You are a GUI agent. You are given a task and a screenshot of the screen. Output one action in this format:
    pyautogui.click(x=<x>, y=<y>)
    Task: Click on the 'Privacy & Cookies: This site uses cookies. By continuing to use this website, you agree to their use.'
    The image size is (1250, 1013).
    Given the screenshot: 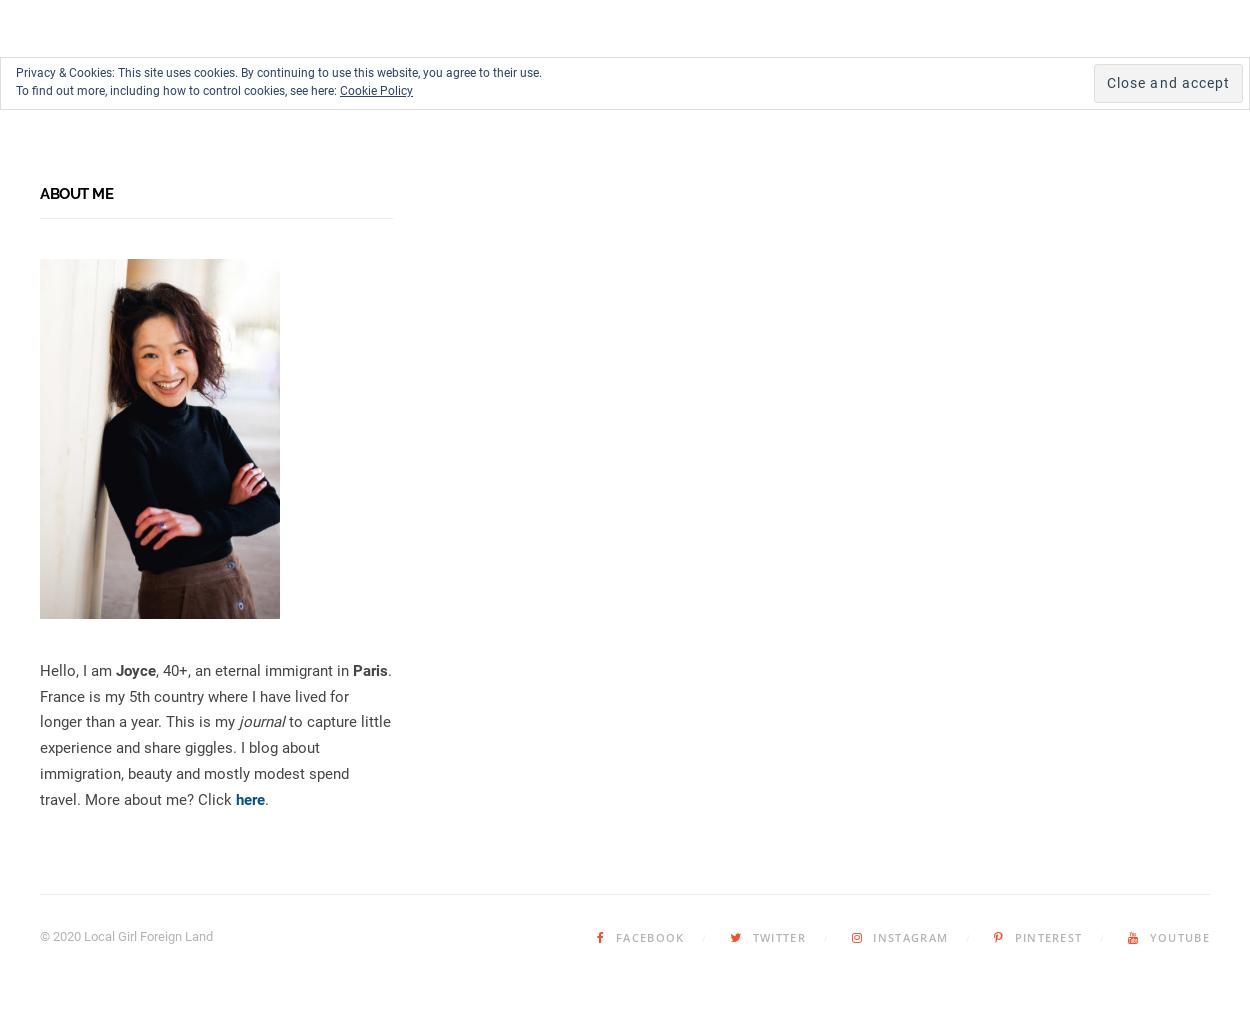 What is the action you would take?
    pyautogui.click(x=279, y=72)
    